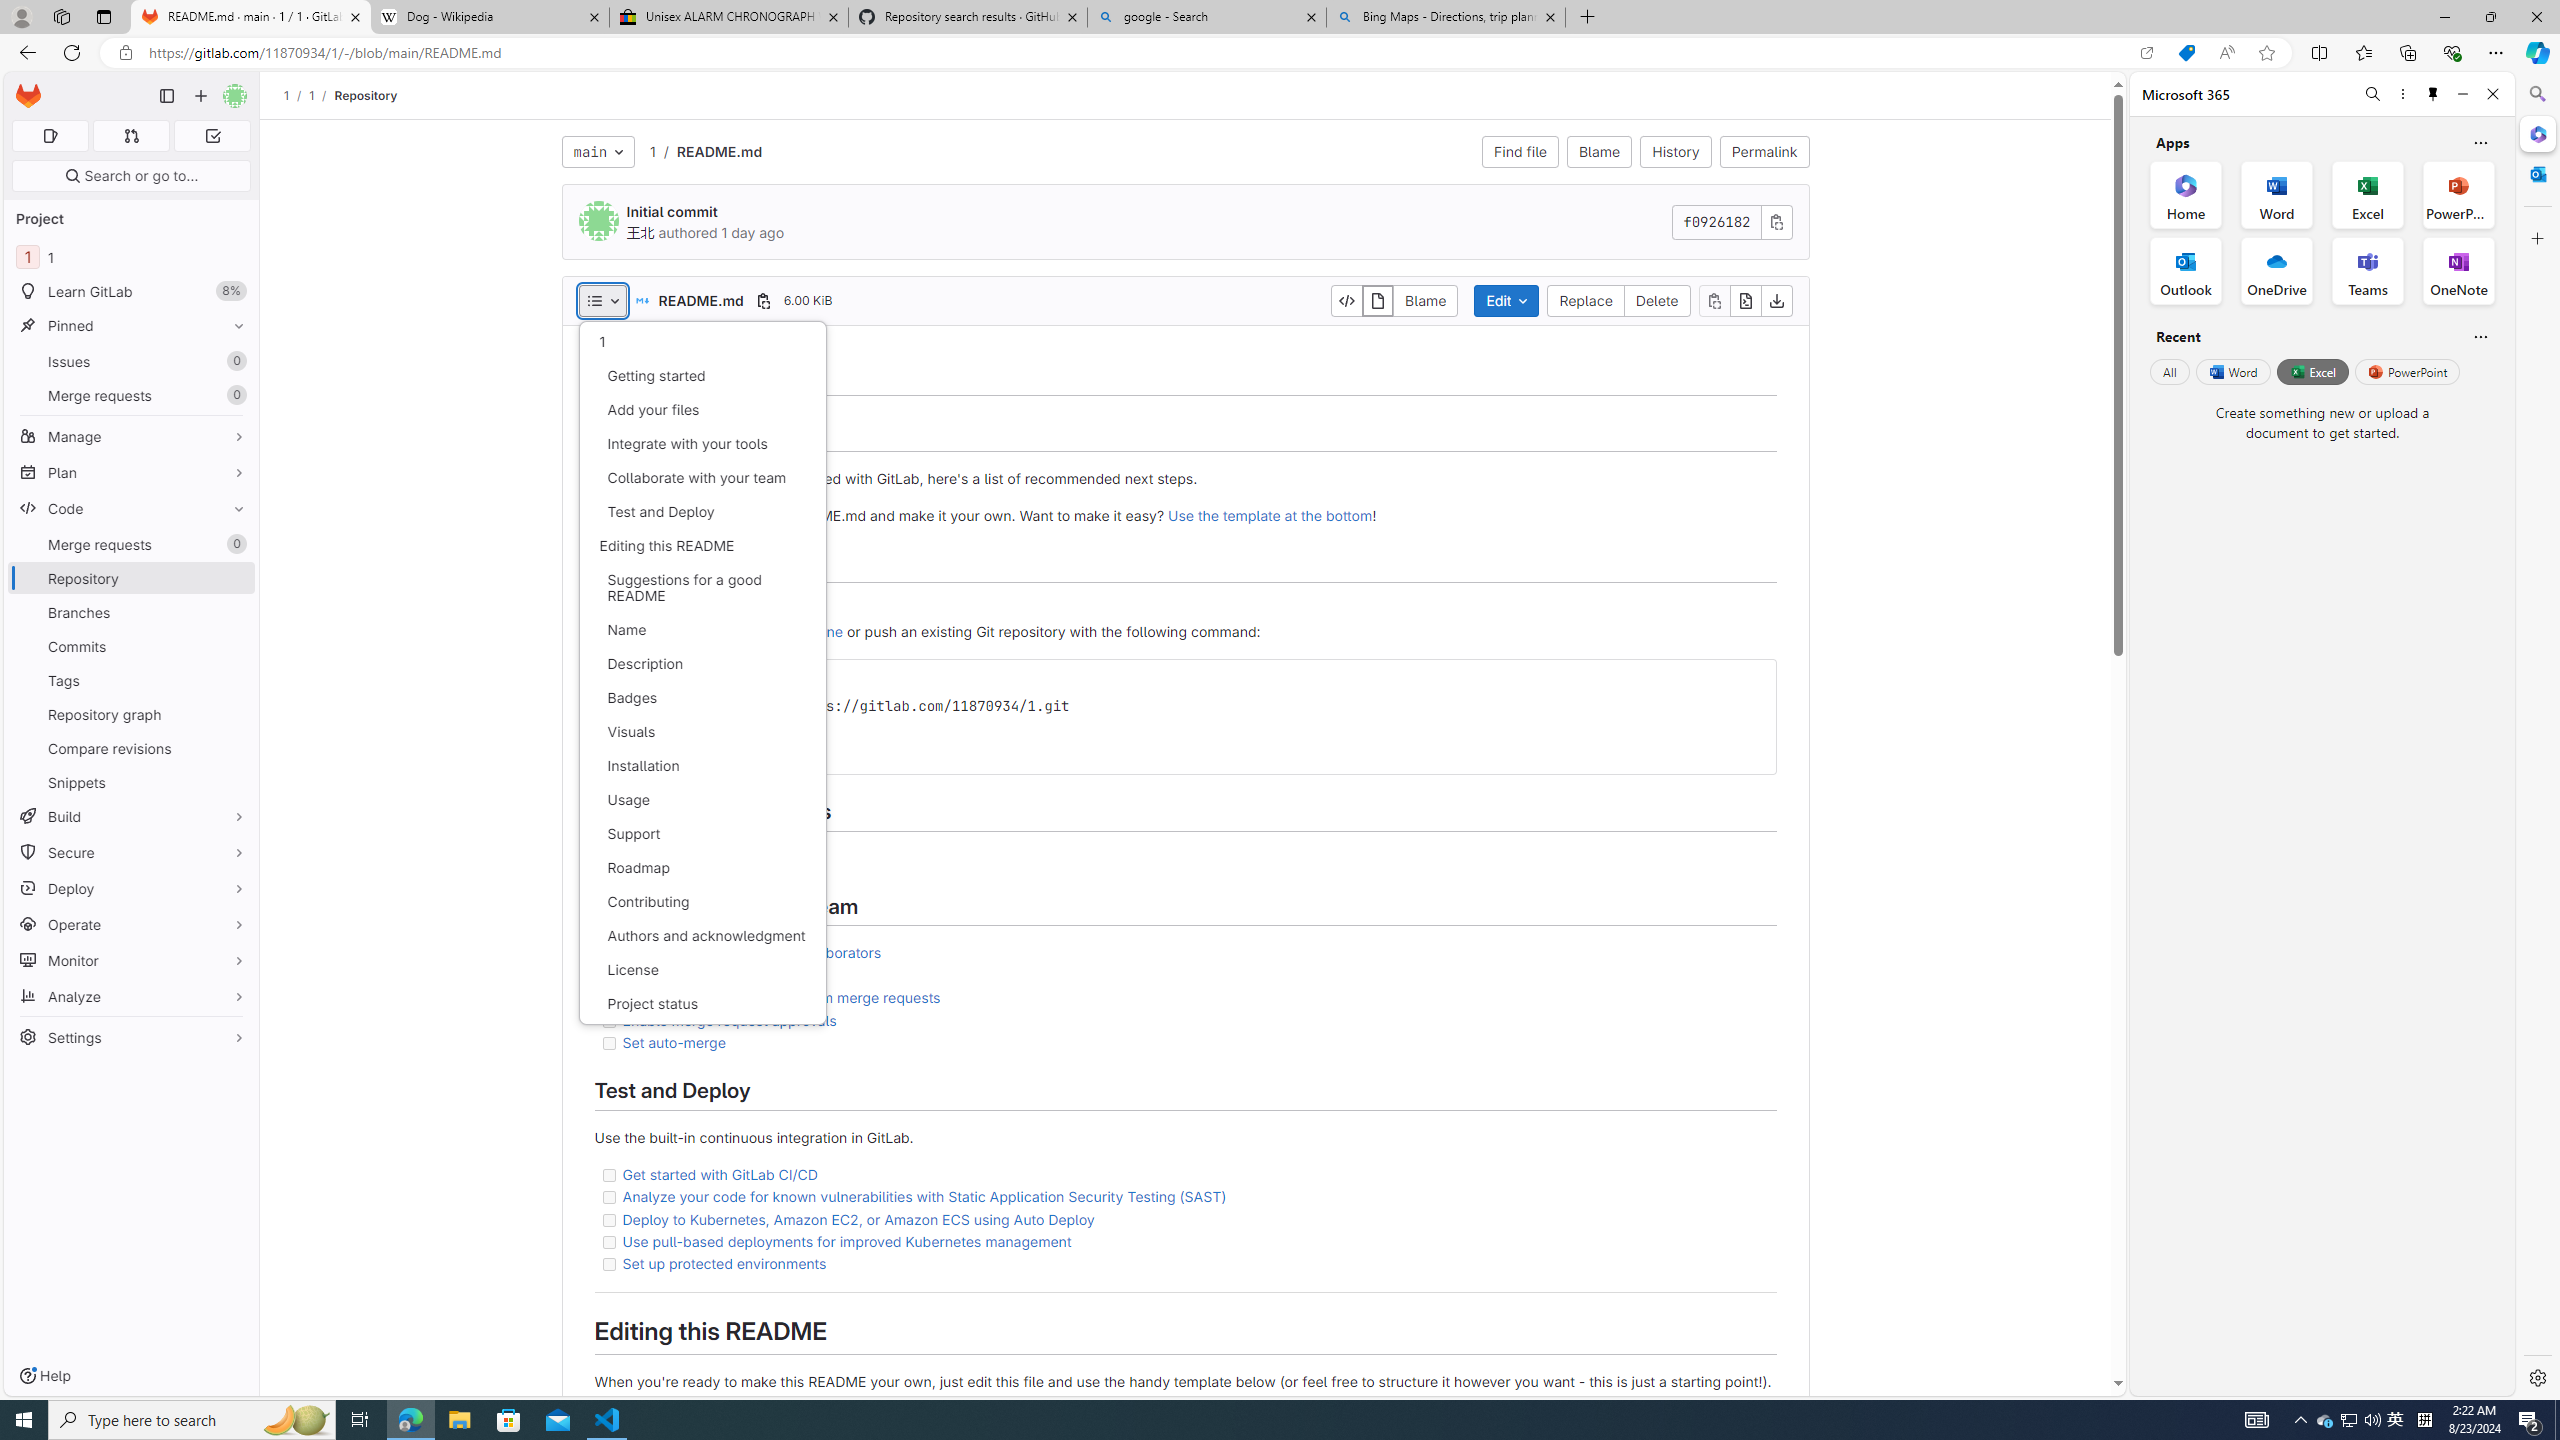 This screenshot has width=2560, height=1440. Describe the element at coordinates (130, 713) in the screenshot. I see `'Repository graph'` at that location.